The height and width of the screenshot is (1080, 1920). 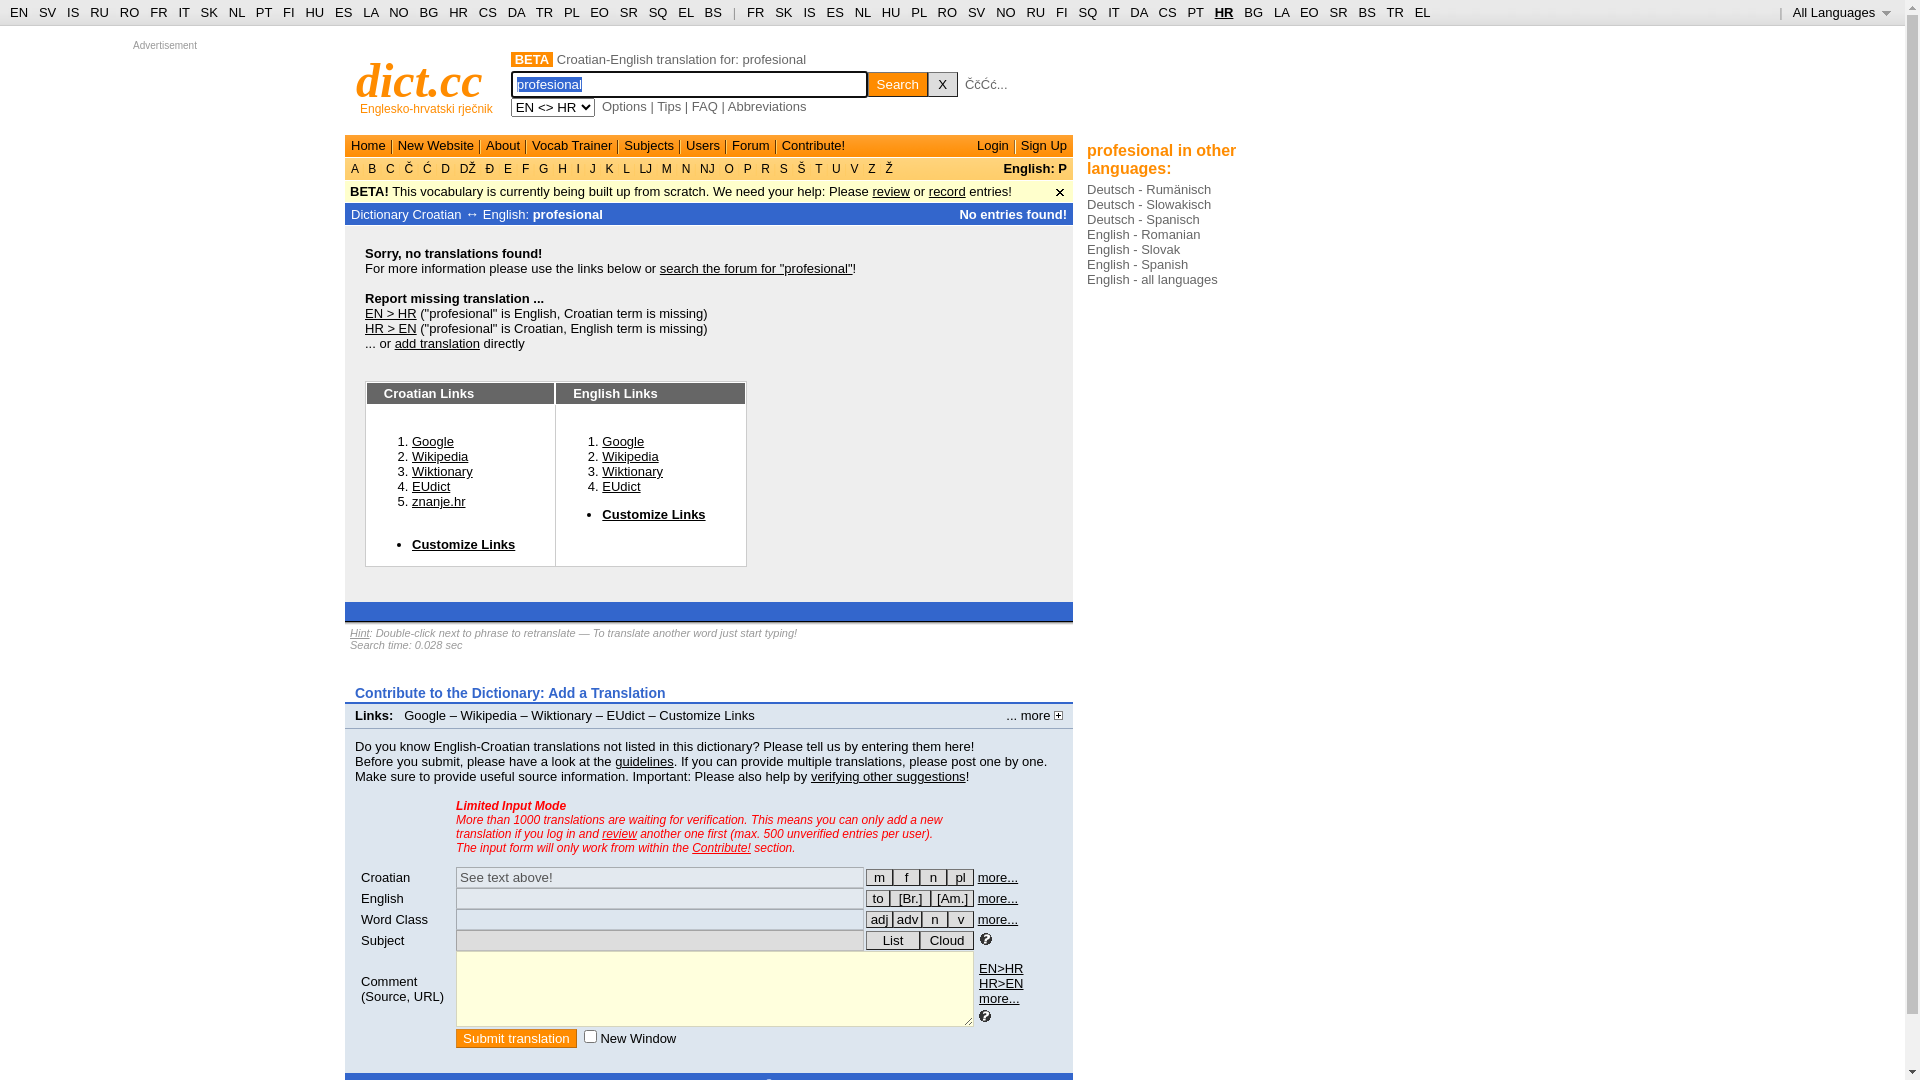 I want to click on 'English - all languages', so click(x=1085, y=279).